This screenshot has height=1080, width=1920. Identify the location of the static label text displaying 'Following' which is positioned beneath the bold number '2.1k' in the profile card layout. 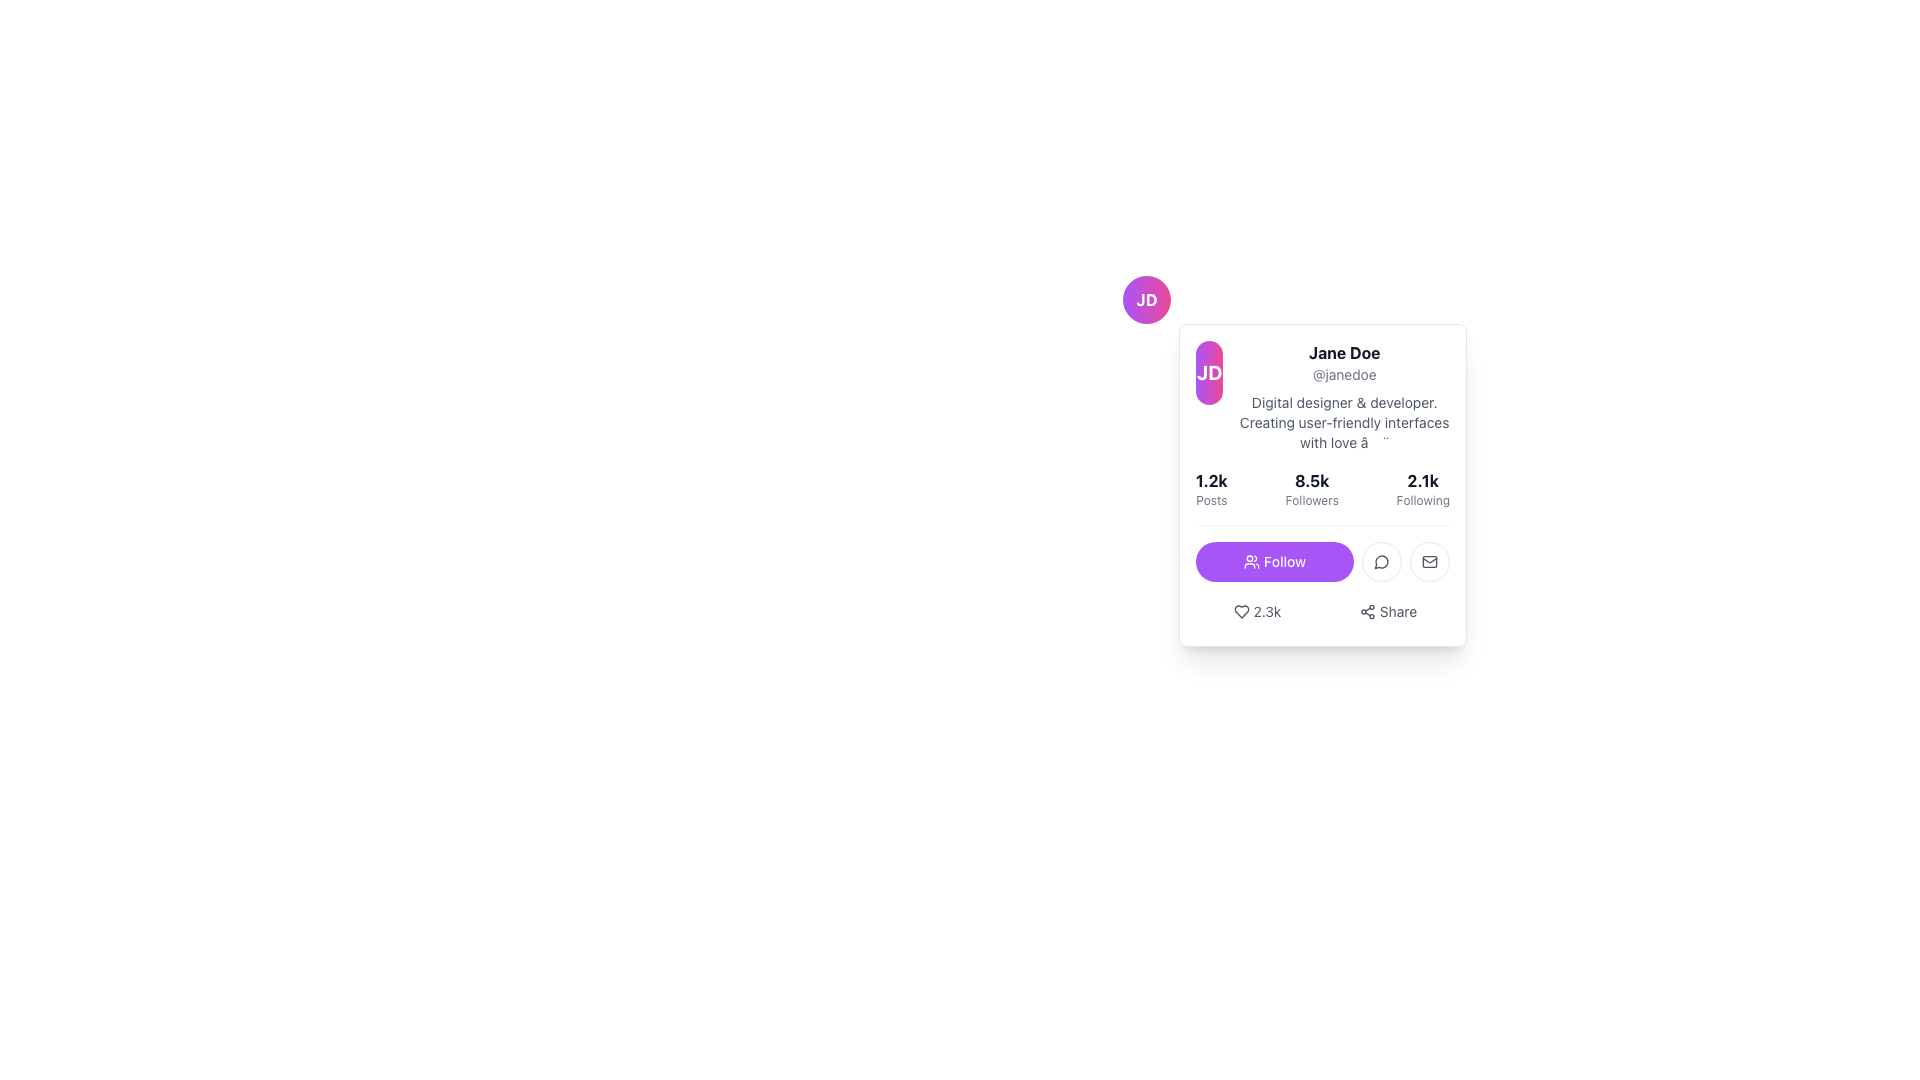
(1422, 500).